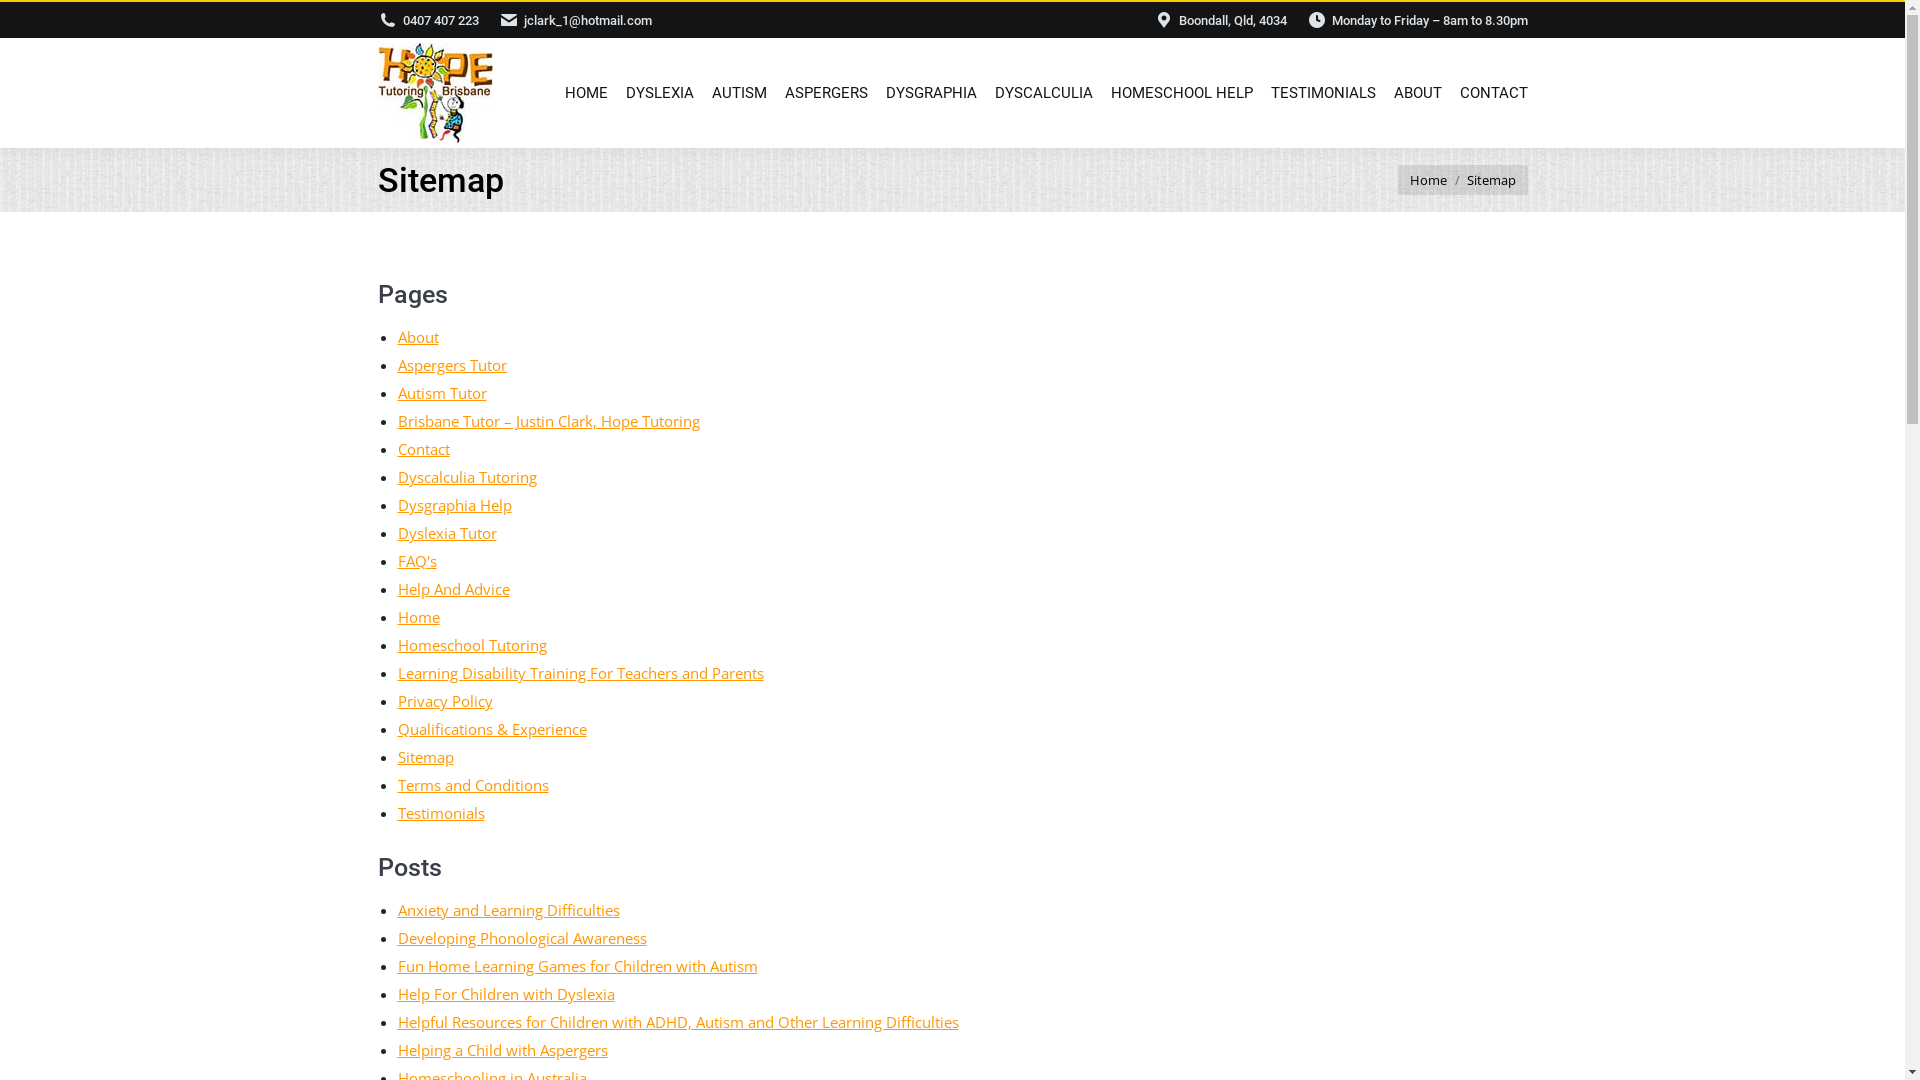 Image resolution: width=1920 pixels, height=1080 pixels. Describe the element at coordinates (1489, 92) in the screenshot. I see `'CONTACT'` at that location.